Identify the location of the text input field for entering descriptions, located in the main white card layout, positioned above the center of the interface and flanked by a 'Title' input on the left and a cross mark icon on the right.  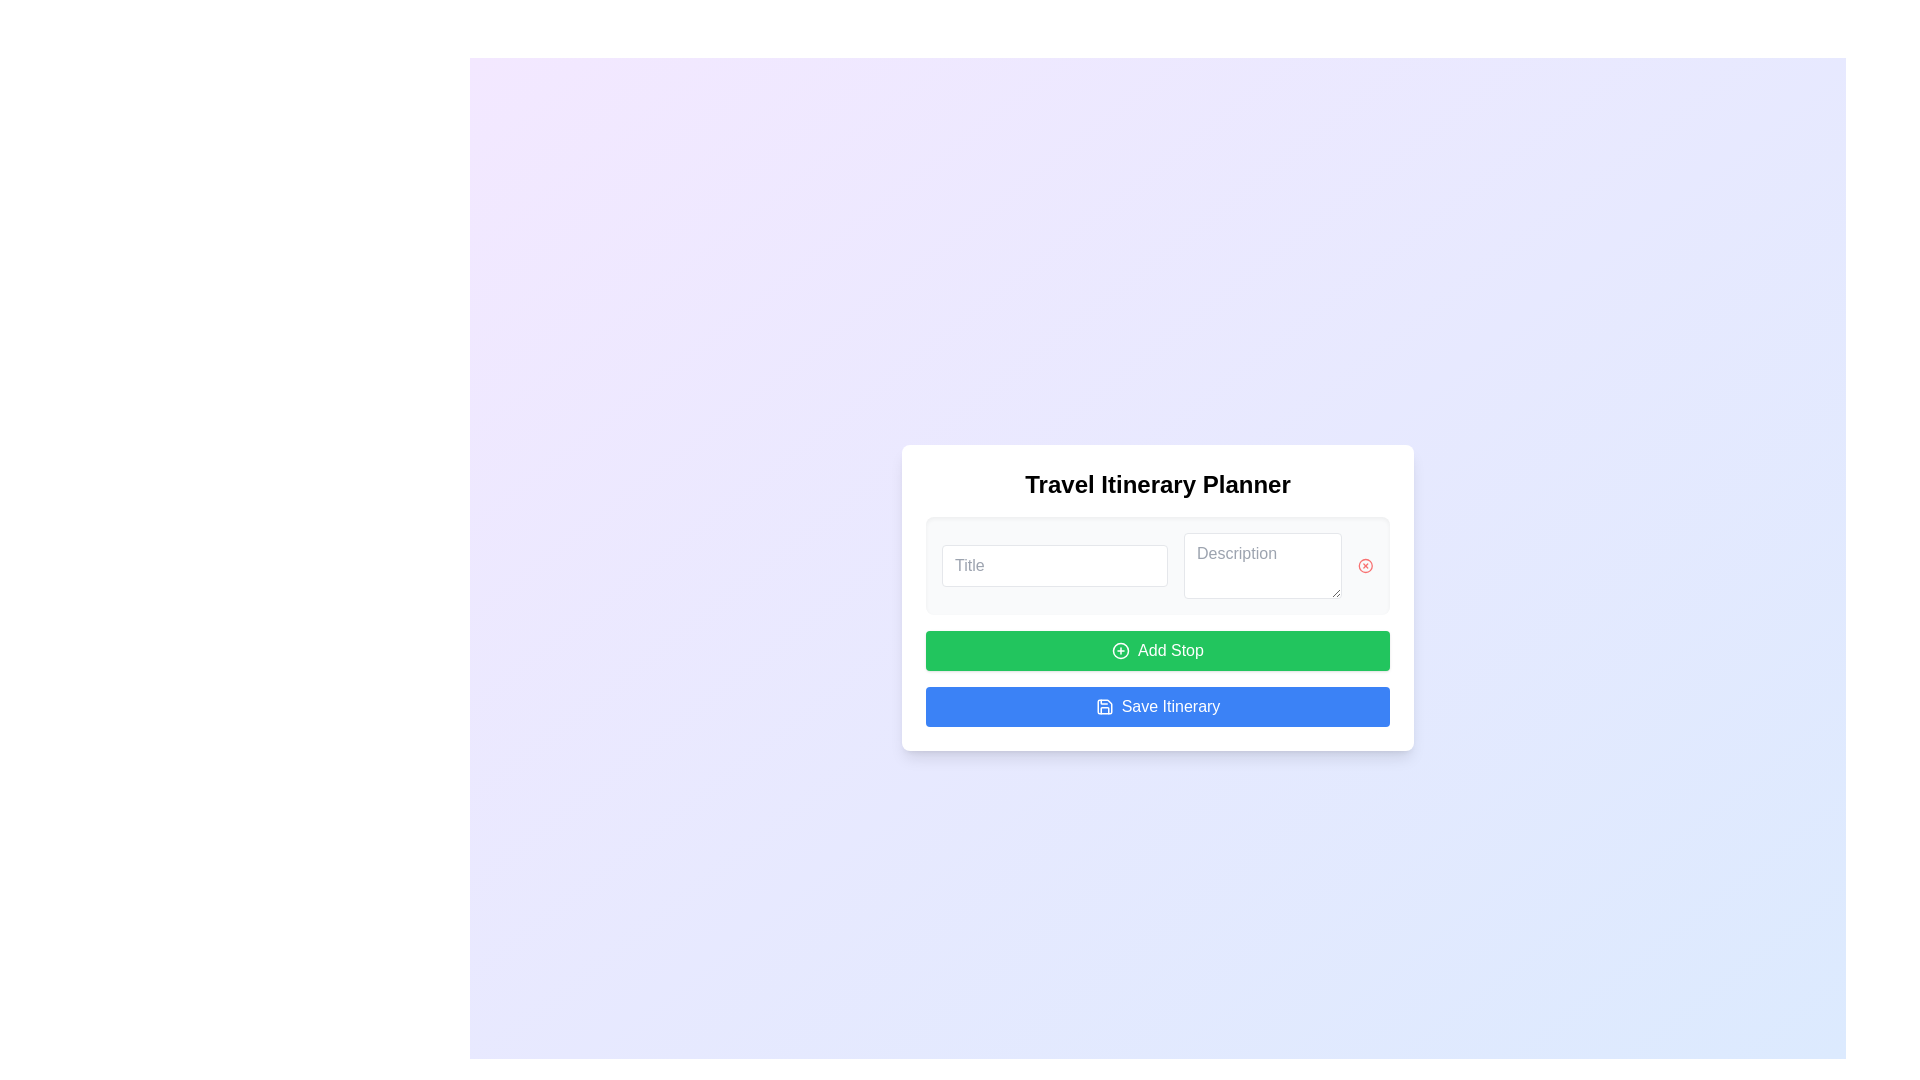
(1262, 566).